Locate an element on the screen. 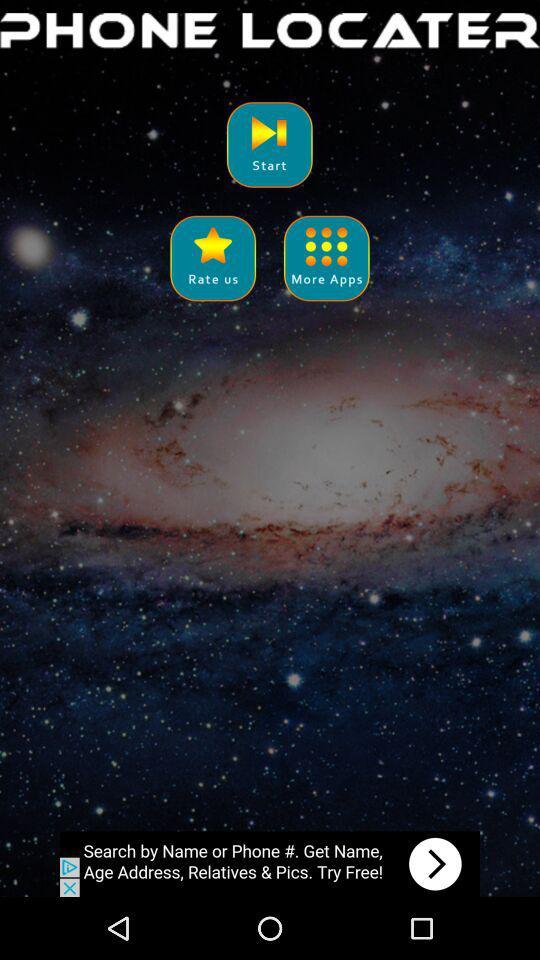 This screenshot has height=960, width=540. more apps is located at coordinates (326, 257).